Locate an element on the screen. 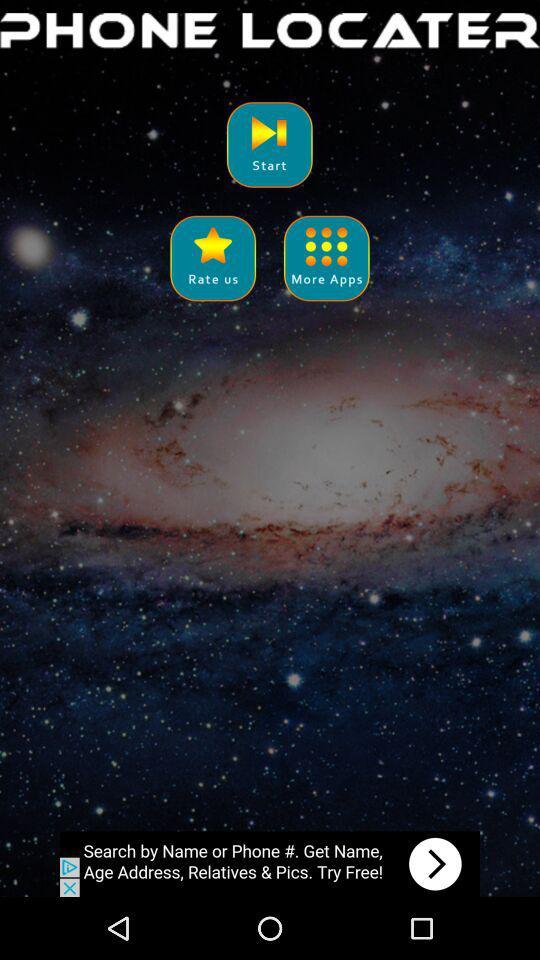 This screenshot has height=960, width=540. more apps is located at coordinates (326, 257).